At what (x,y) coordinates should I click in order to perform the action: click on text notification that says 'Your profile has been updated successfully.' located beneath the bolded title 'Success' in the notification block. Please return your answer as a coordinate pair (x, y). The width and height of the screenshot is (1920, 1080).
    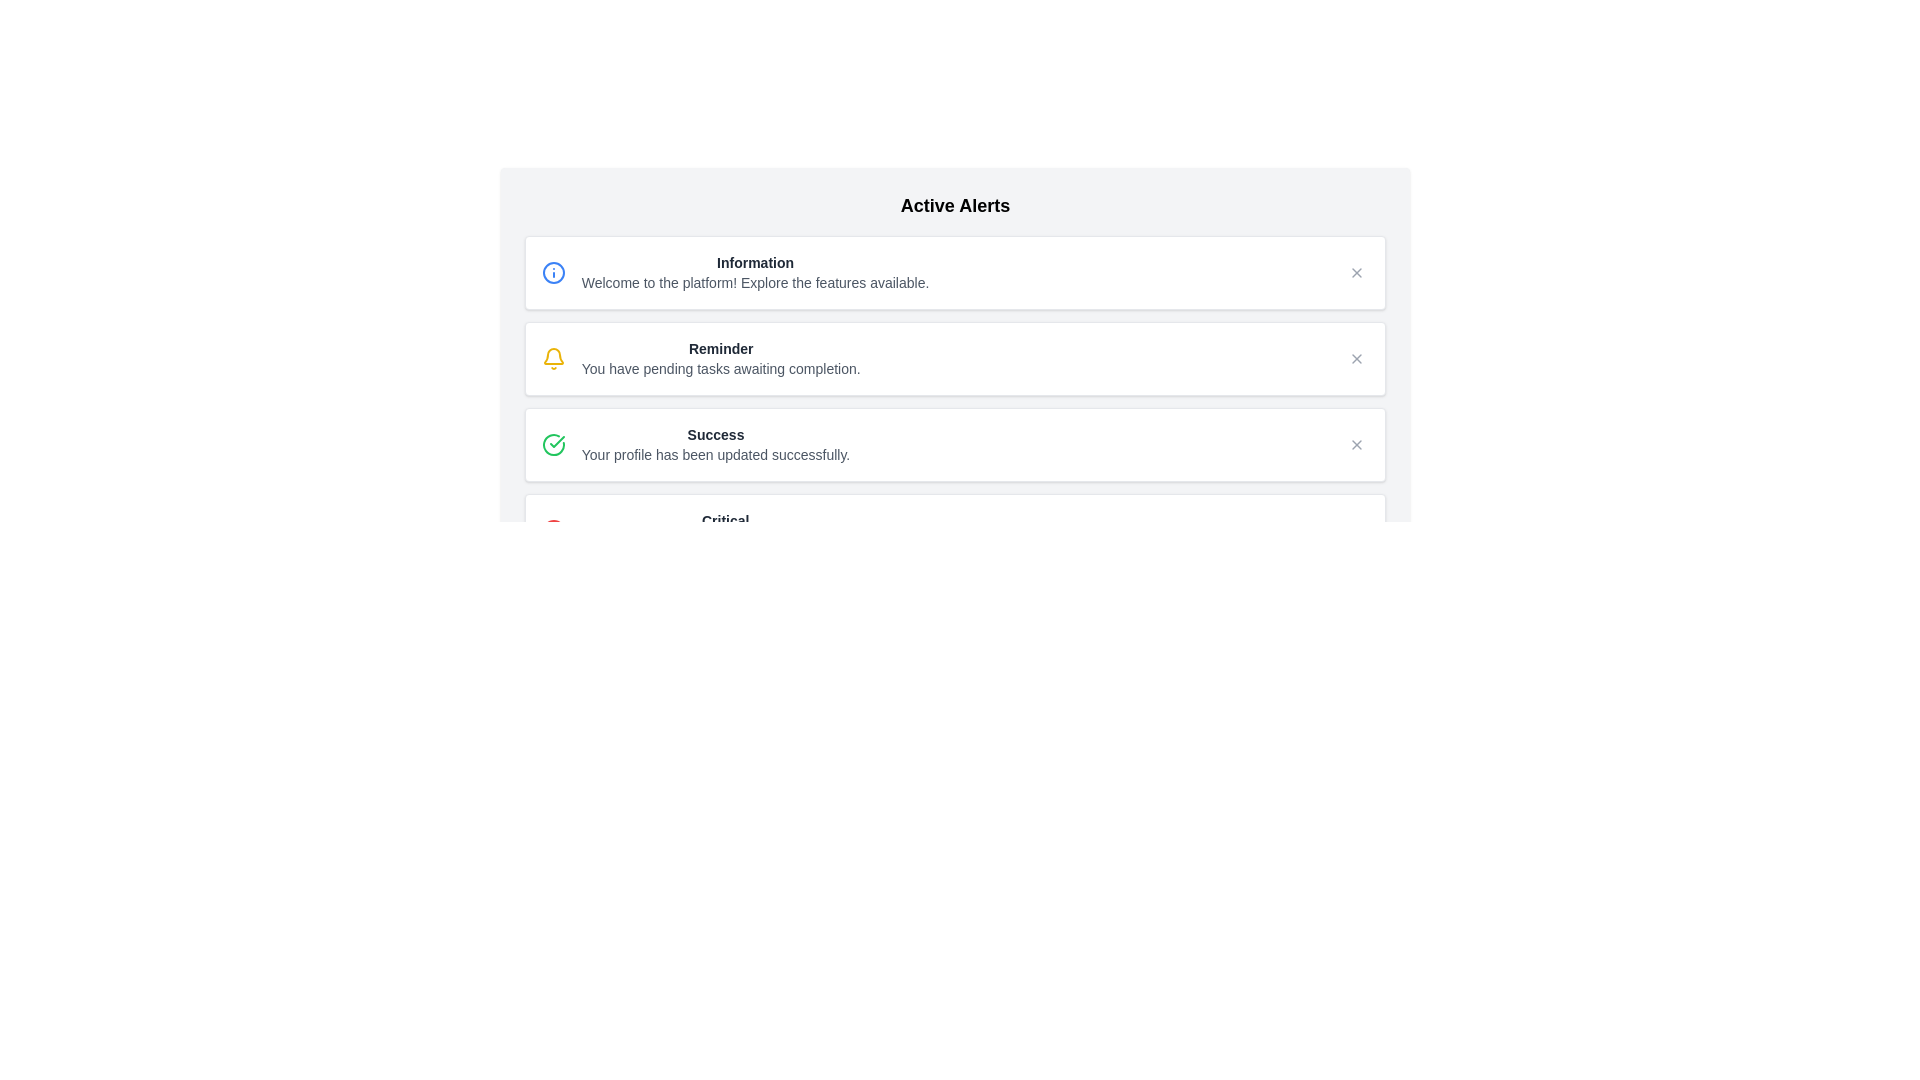
    Looking at the image, I should click on (715, 455).